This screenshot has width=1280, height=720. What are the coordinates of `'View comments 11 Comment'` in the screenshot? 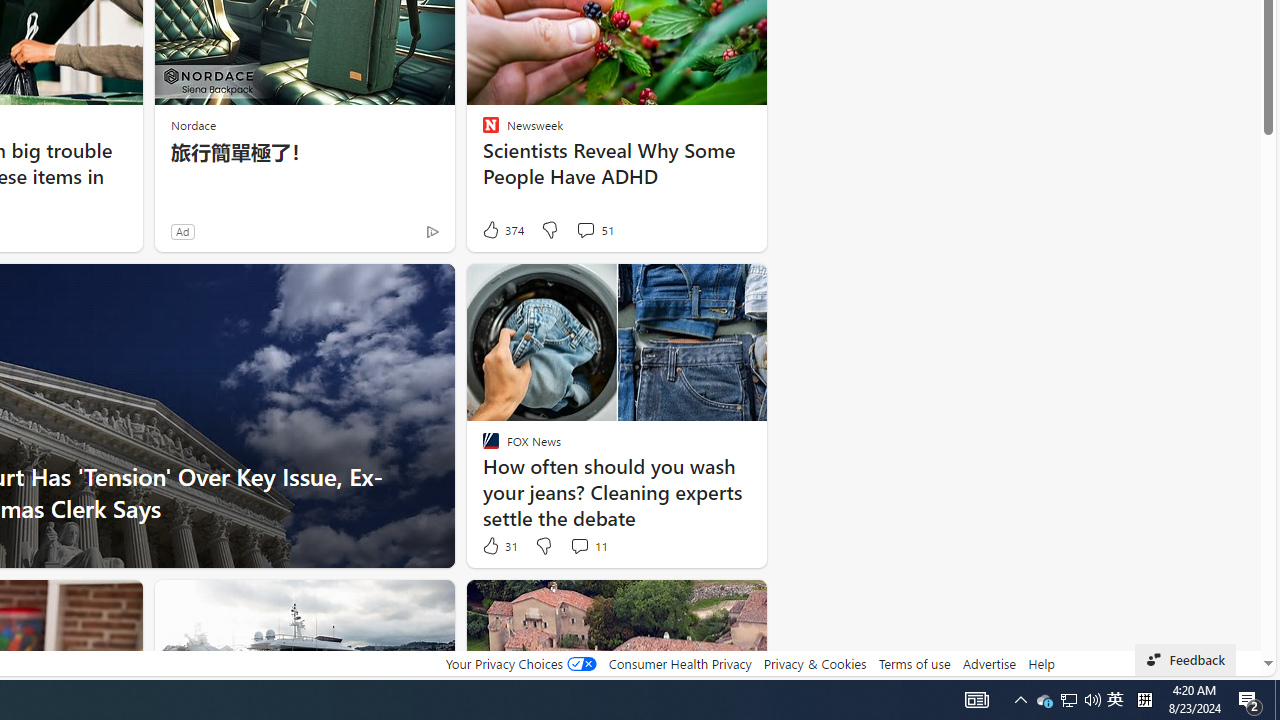 It's located at (587, 546).